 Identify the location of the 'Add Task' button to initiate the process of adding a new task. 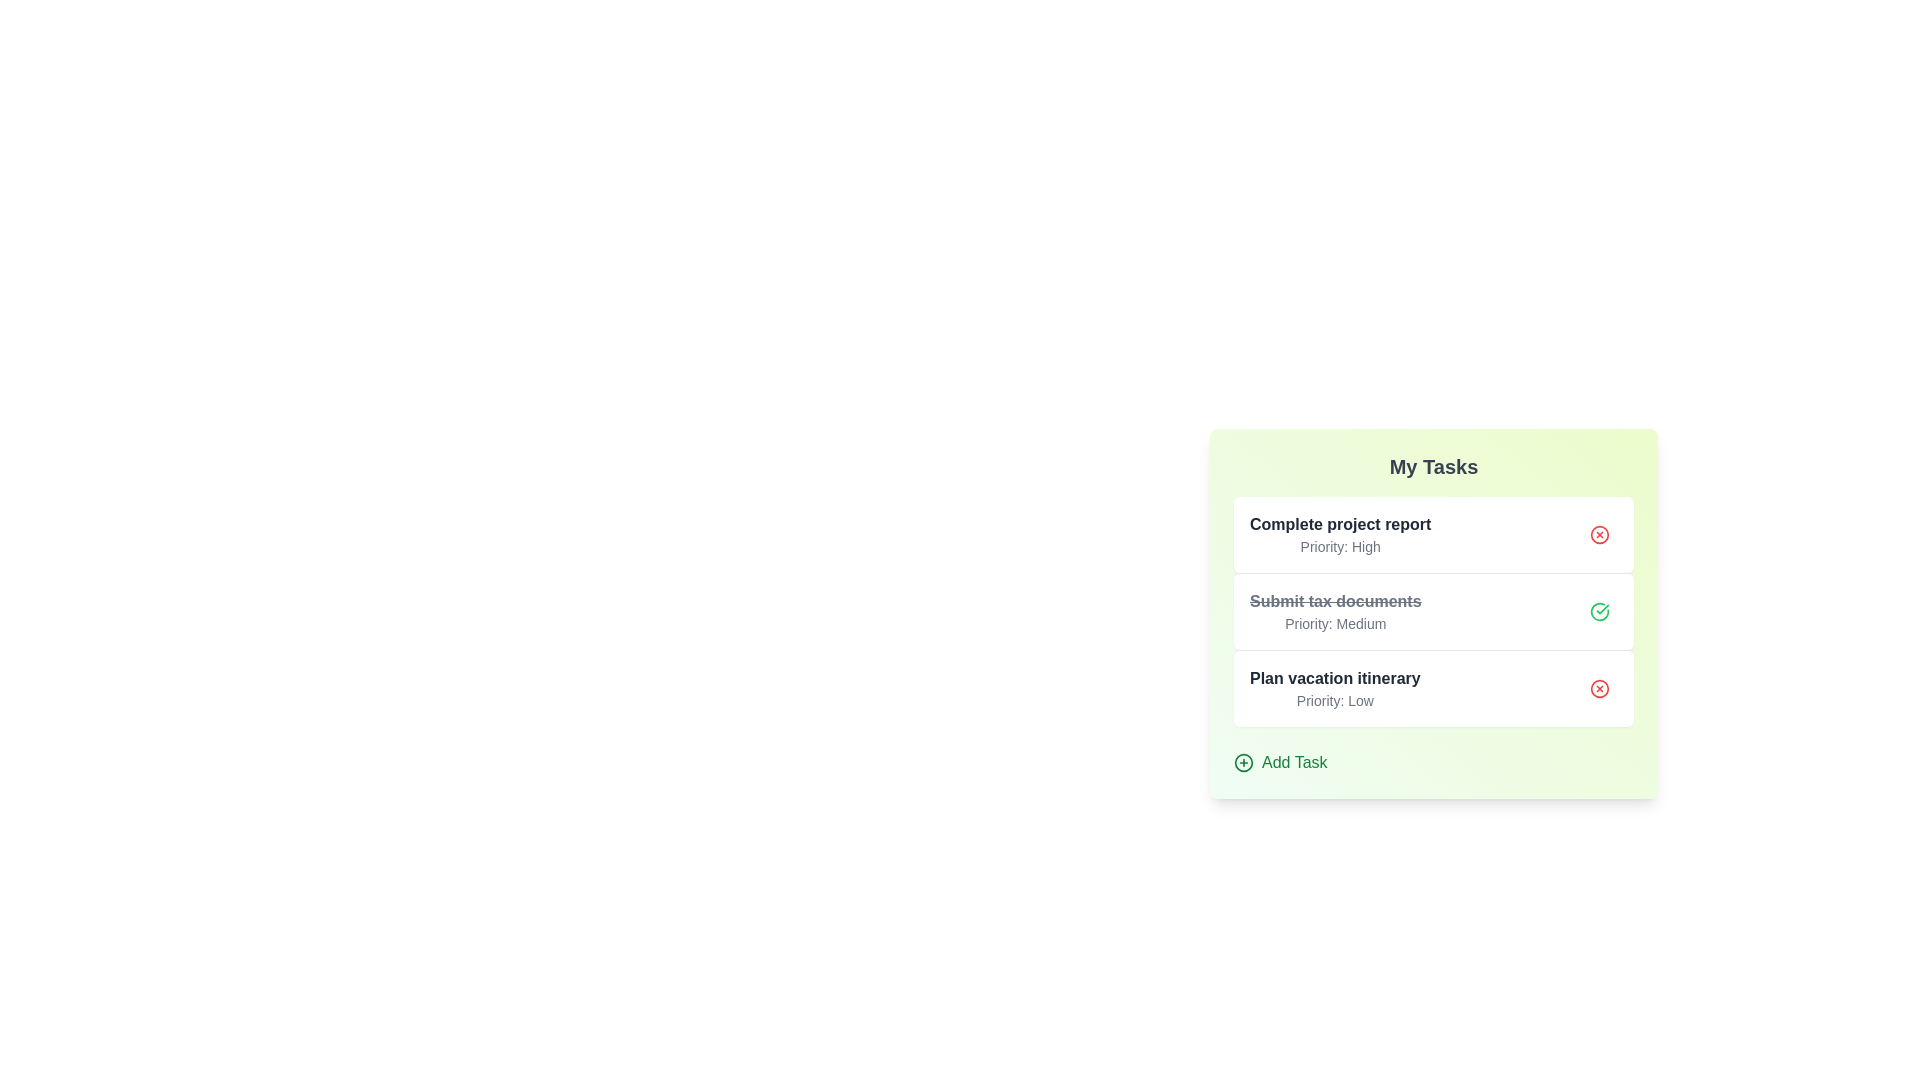
(1280, 763).